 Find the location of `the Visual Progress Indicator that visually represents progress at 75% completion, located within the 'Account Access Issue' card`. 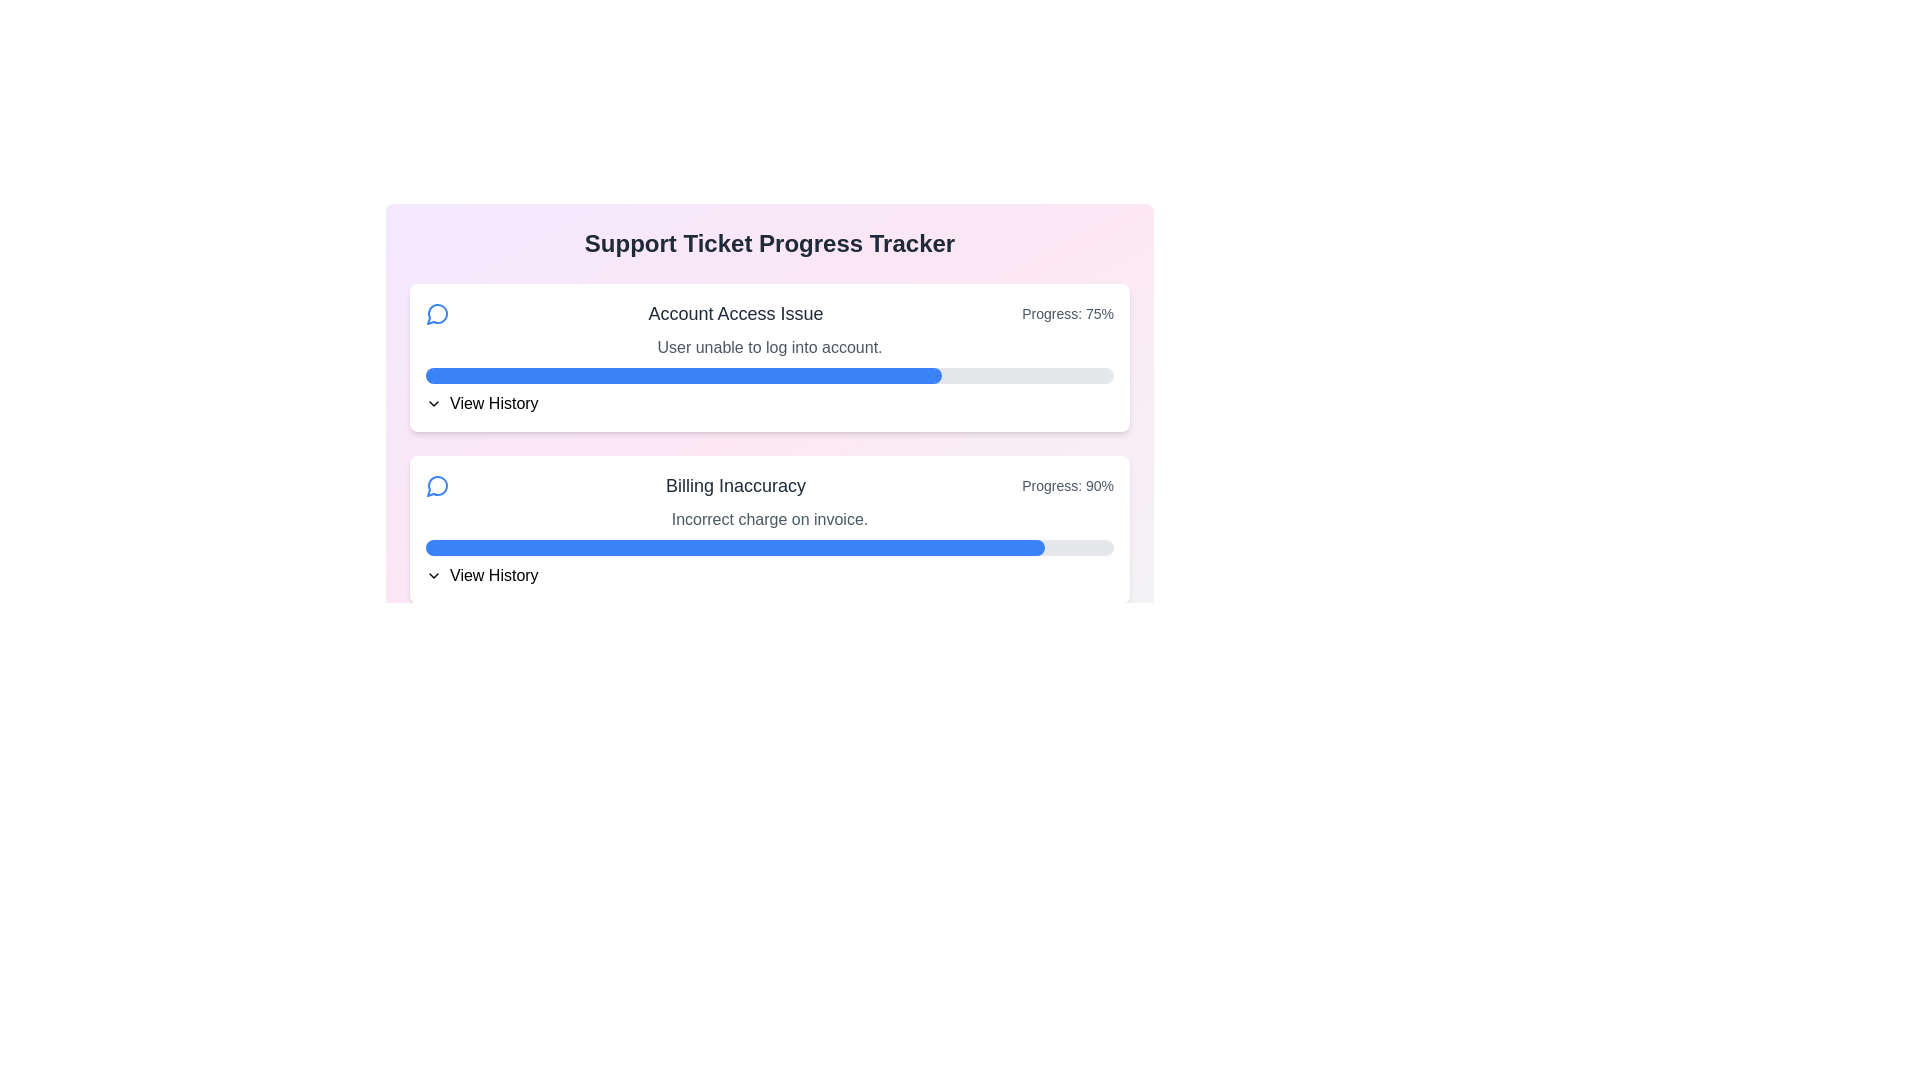

the Visual Progress Indicator that visually represents progress at 75% completion, located within the 'Account Access Issue' card is located at coordinates (684, 375).